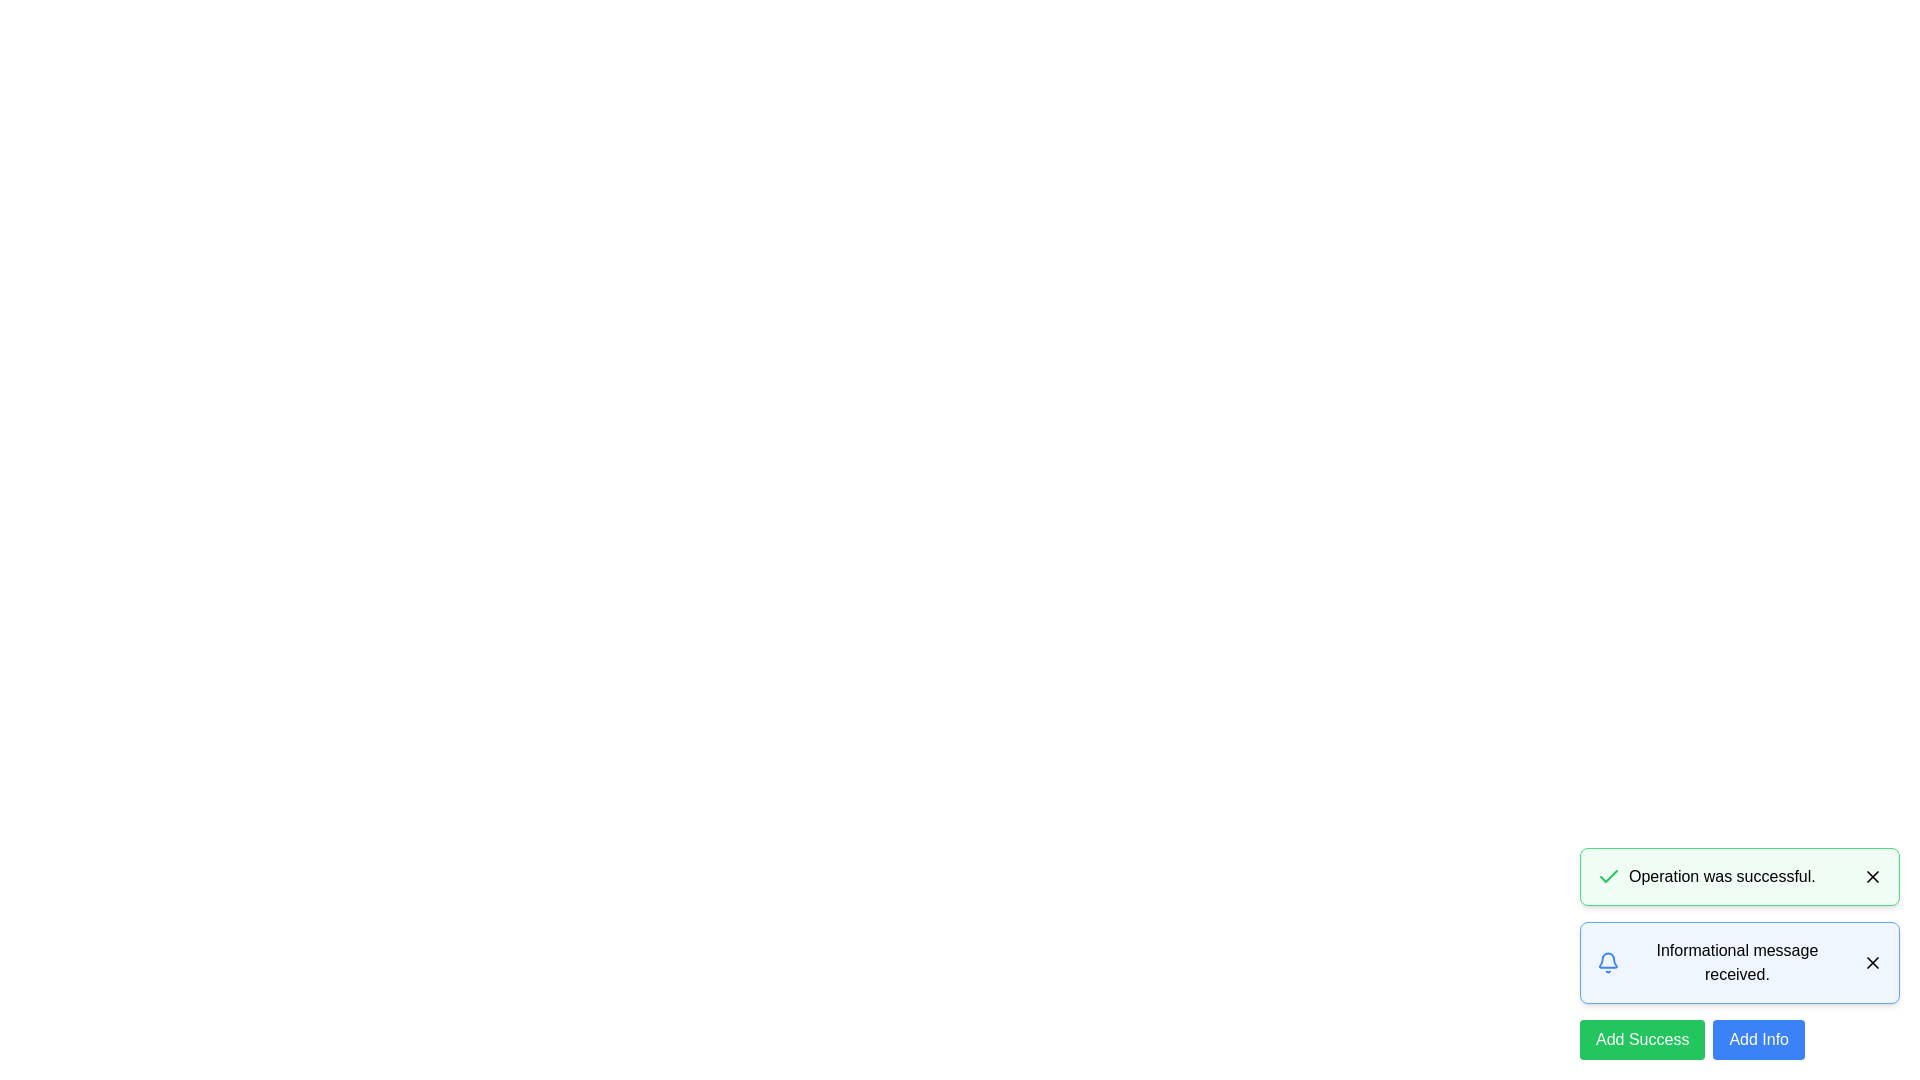  I want to click on the informational notification message display, which is aligned to the left of a bell icon, so click(1736, 962).